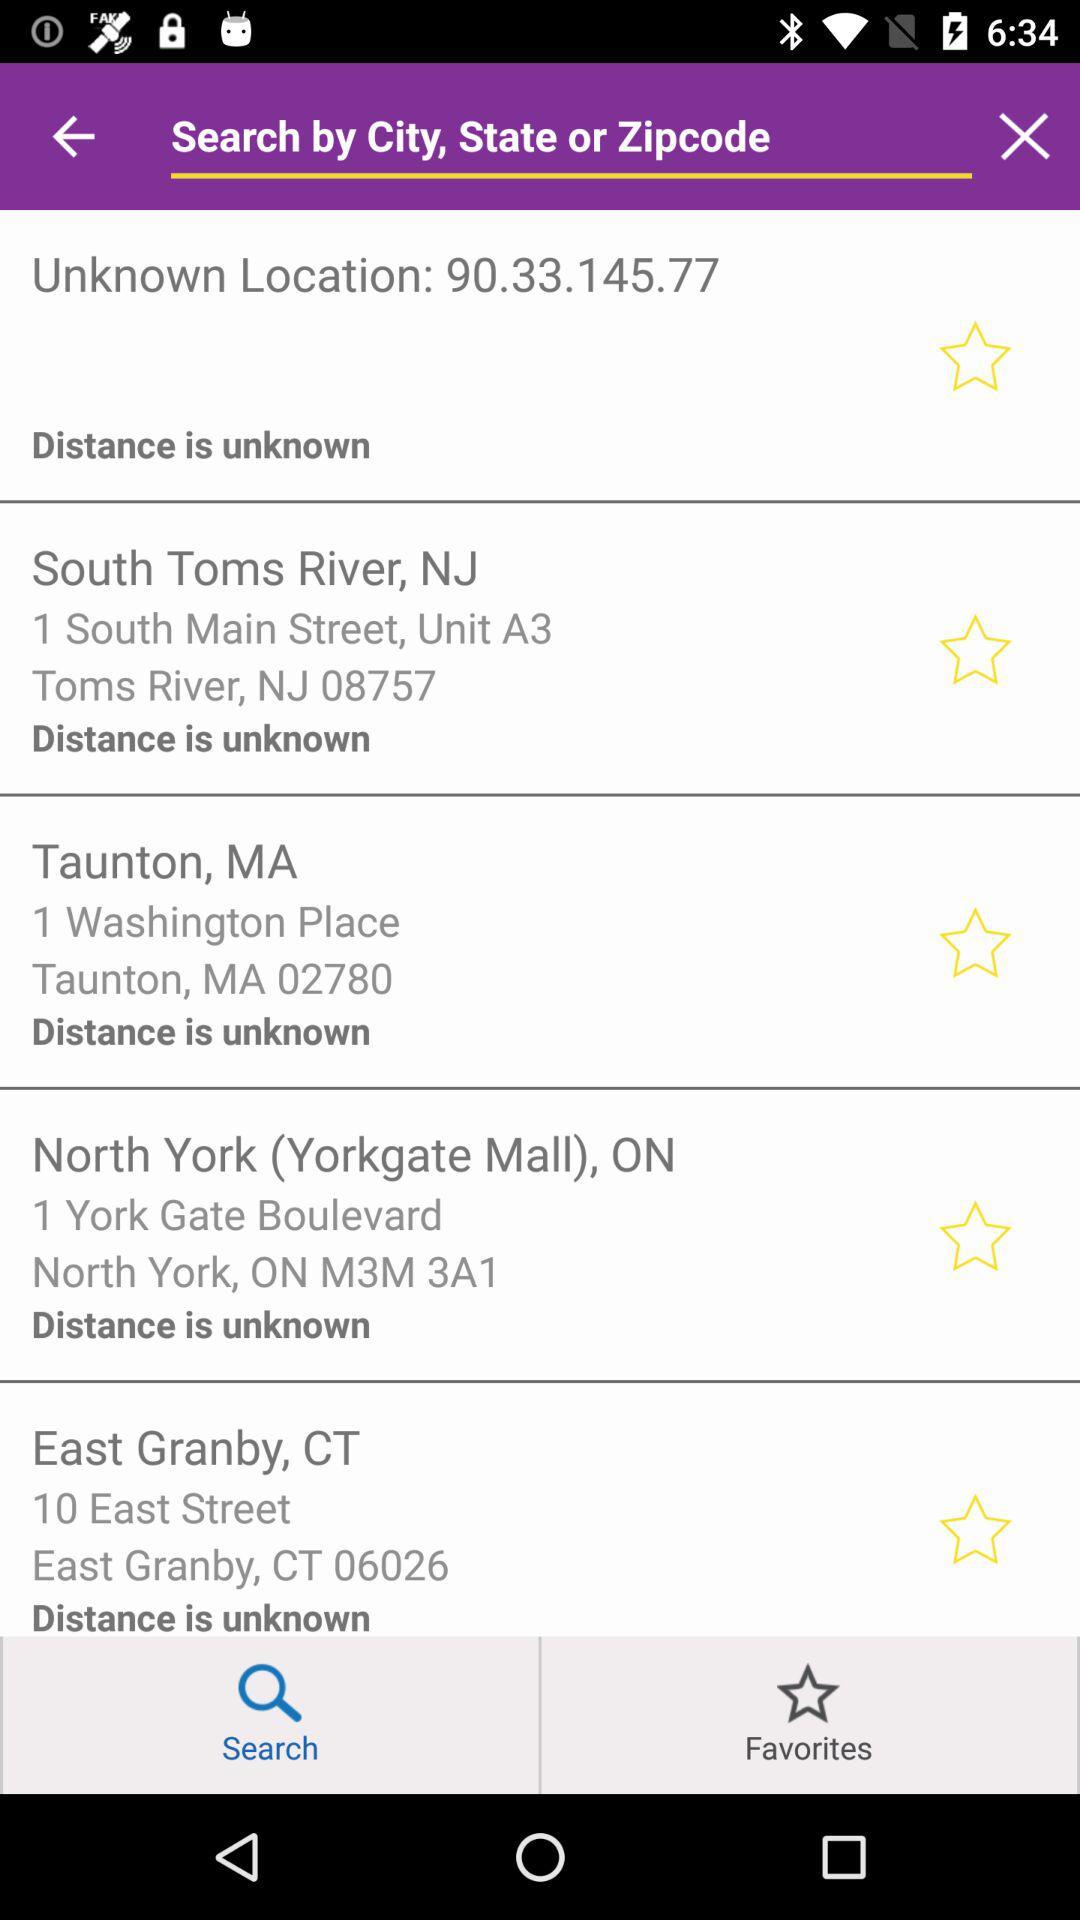 This screenshot has width=1080, height=1920. What do you see at coordinates (470, 1506) in the screenshot?
I see `icon above the east granby ct item` at bounding box center [470, 1506].